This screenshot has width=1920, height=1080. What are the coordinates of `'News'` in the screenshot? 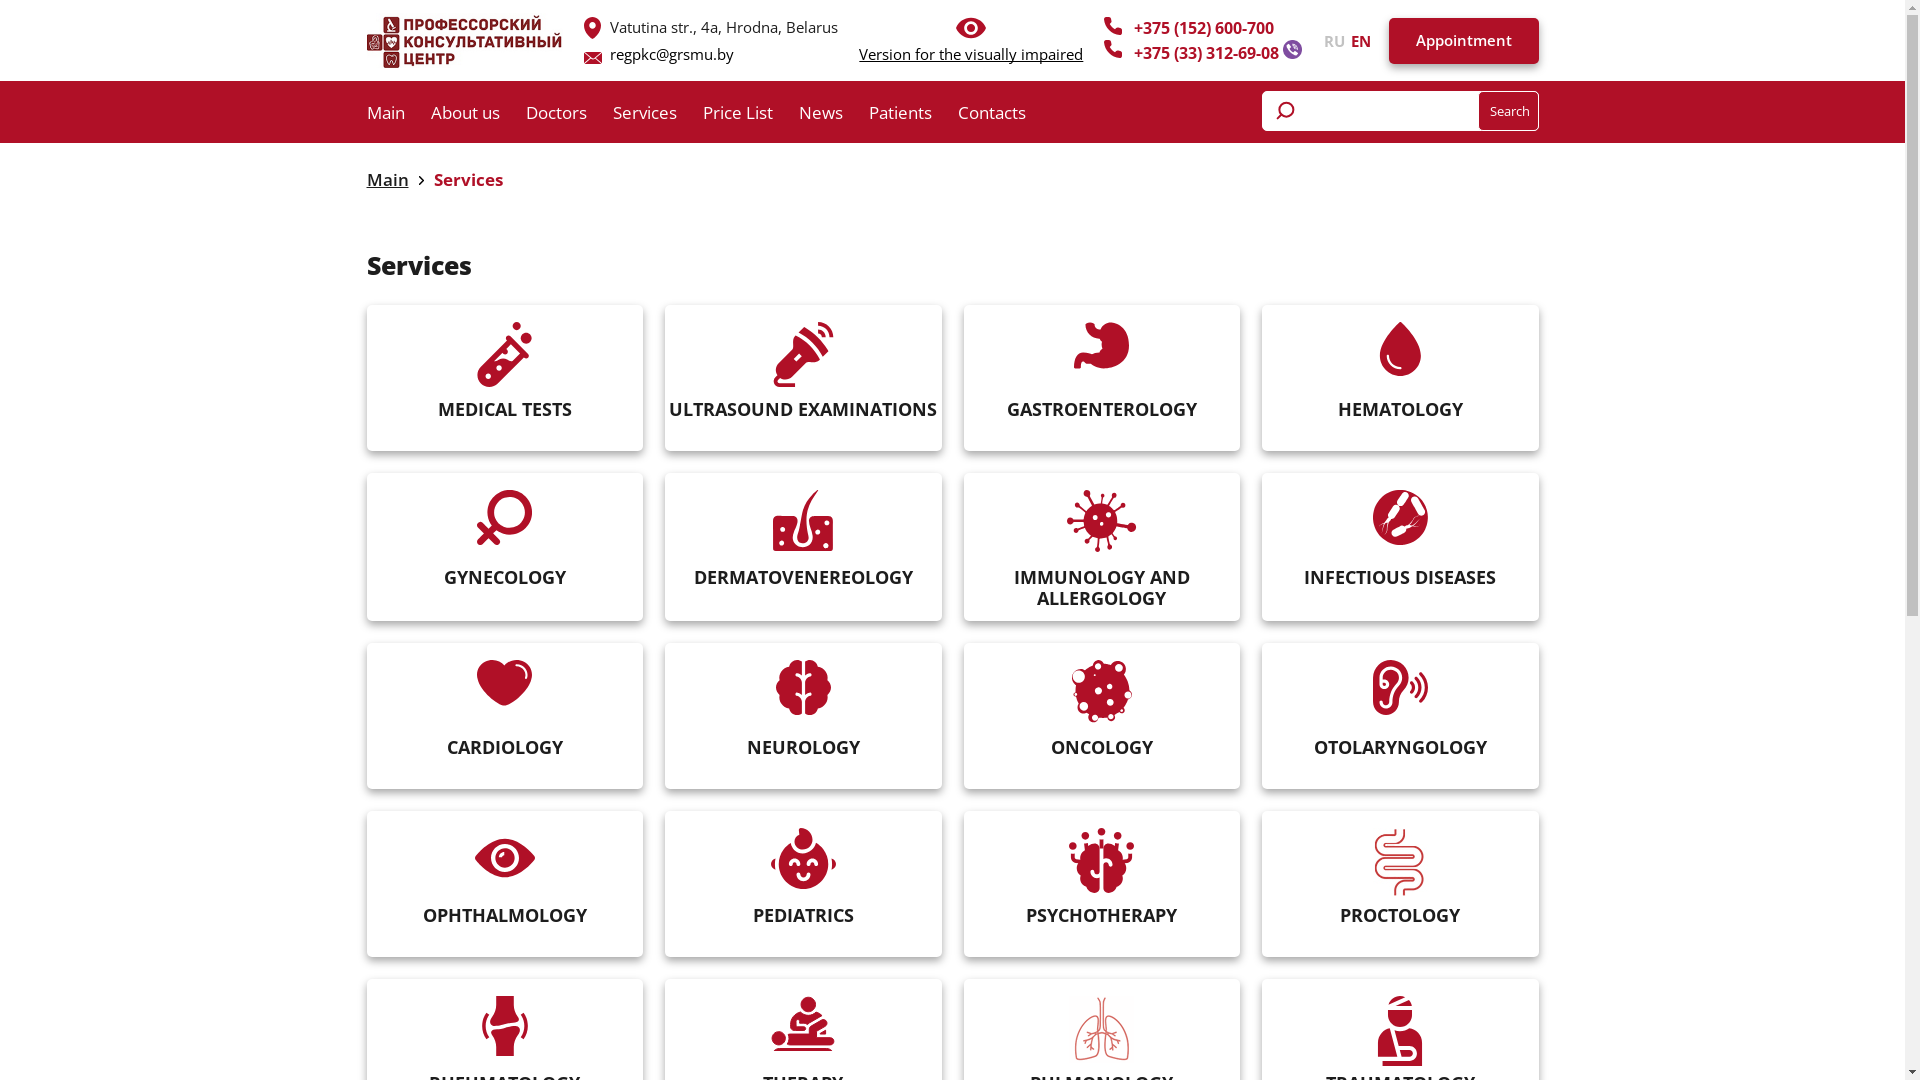 It's located at (833, 116).